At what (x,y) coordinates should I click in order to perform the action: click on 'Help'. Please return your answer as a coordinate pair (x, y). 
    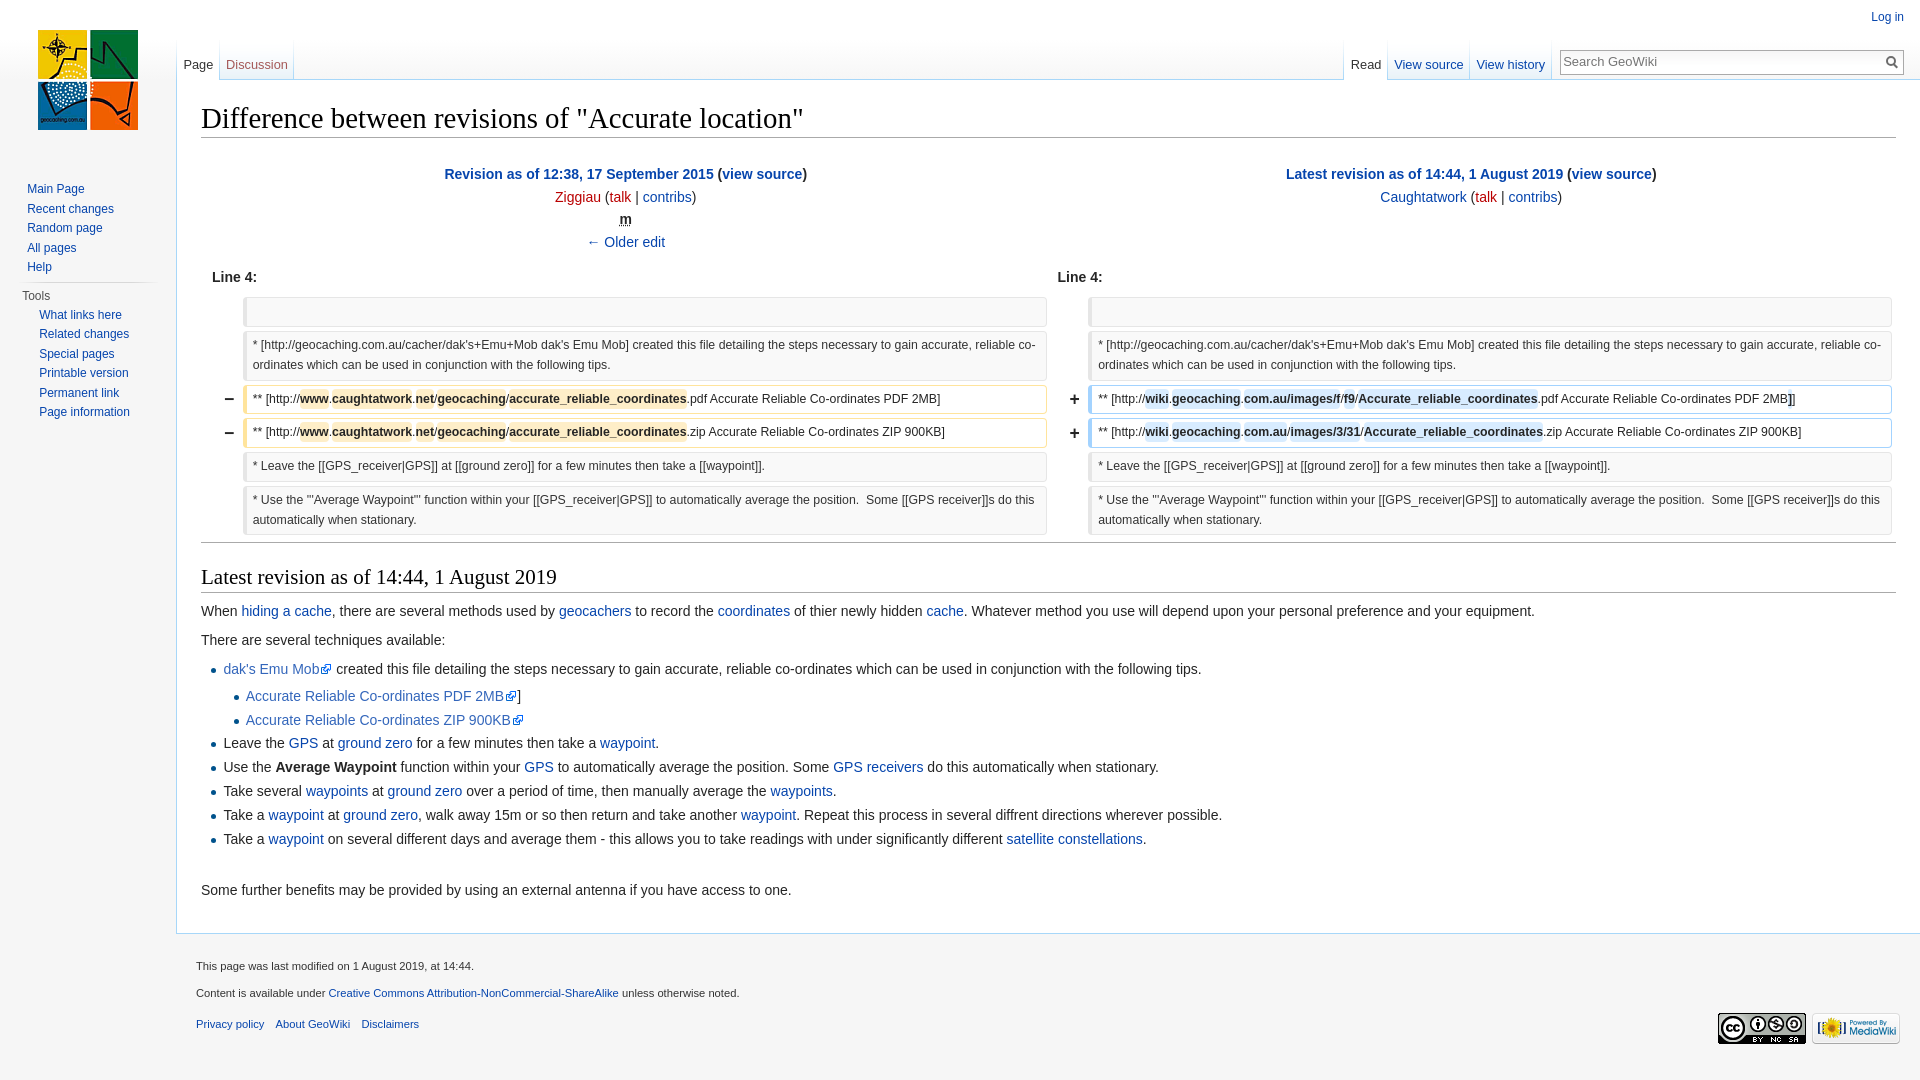
    Looking at the image, I should click on (39, 265).